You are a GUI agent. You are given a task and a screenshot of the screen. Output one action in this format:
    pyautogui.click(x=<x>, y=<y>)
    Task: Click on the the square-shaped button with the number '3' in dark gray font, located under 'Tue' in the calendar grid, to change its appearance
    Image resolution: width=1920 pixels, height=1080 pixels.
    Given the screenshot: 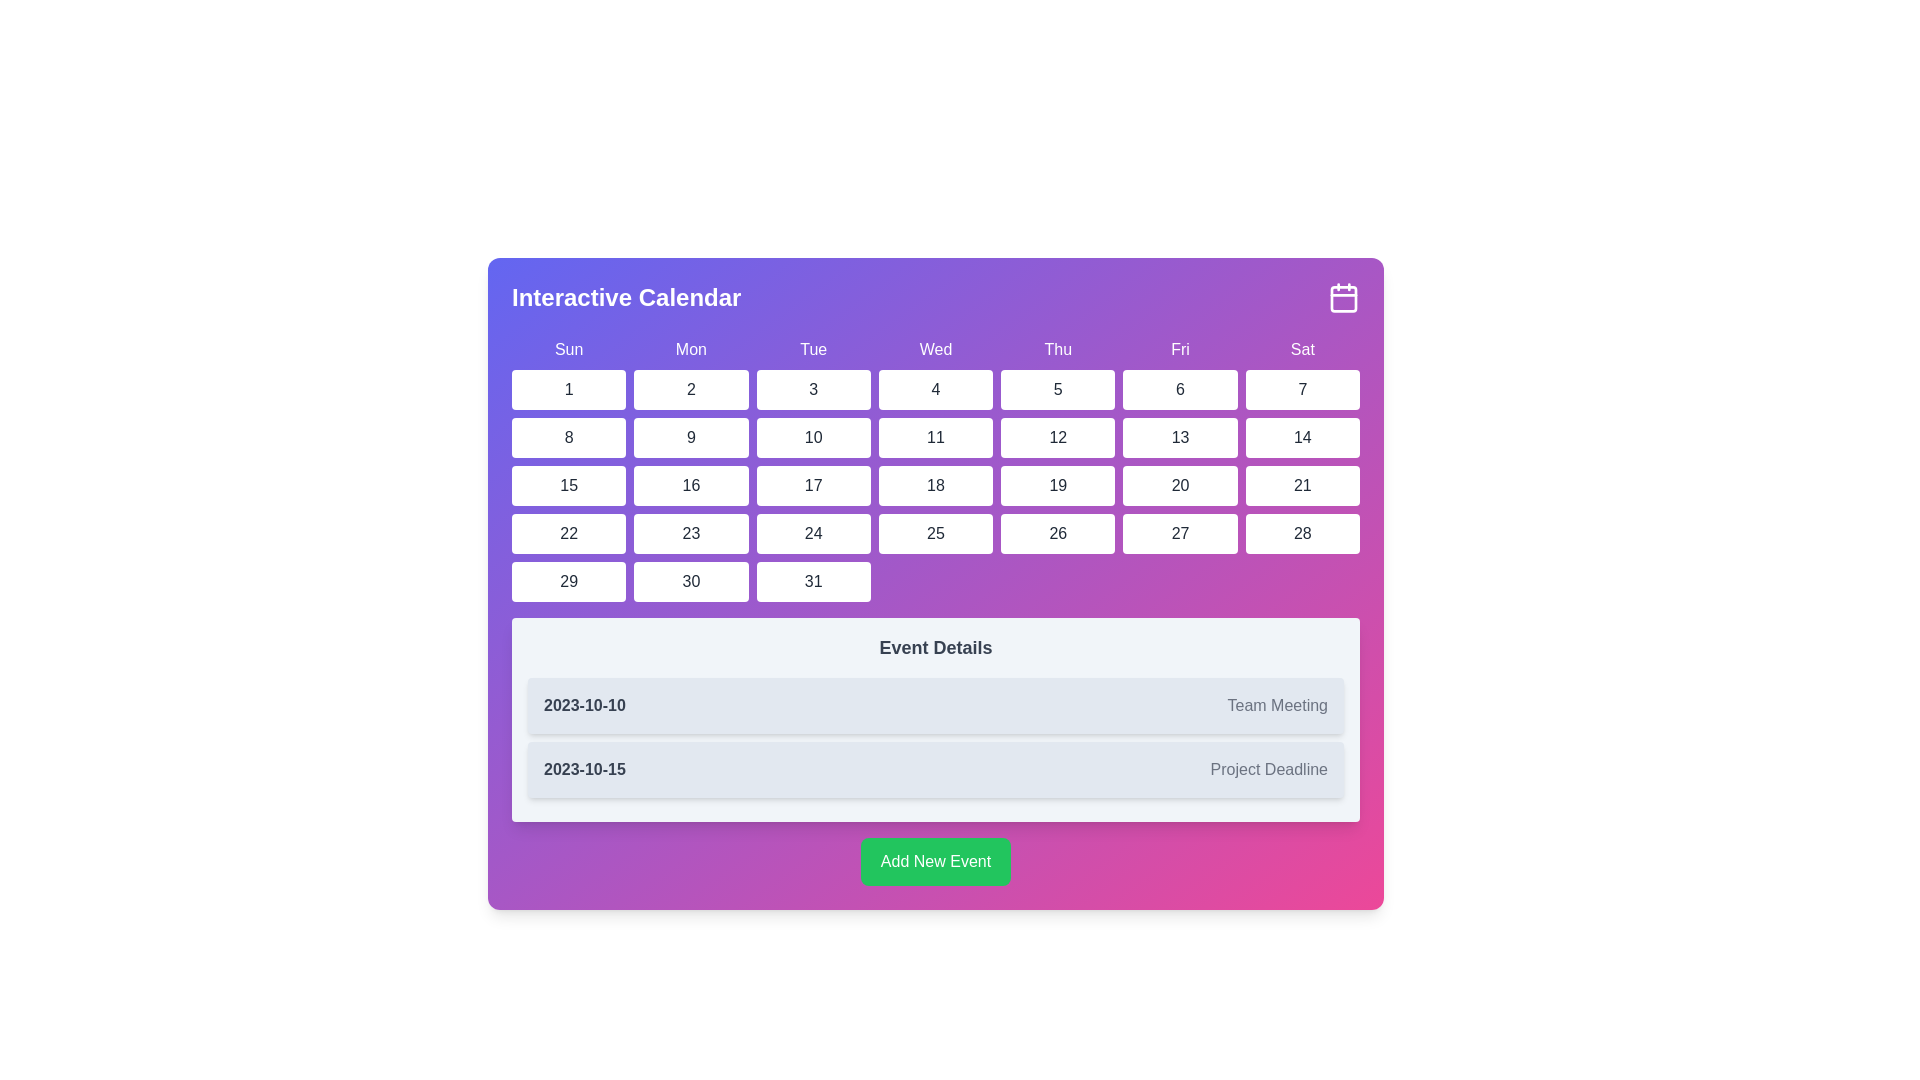 What is the action you would take?
    pyautogui.click(x=813, y=389)
    